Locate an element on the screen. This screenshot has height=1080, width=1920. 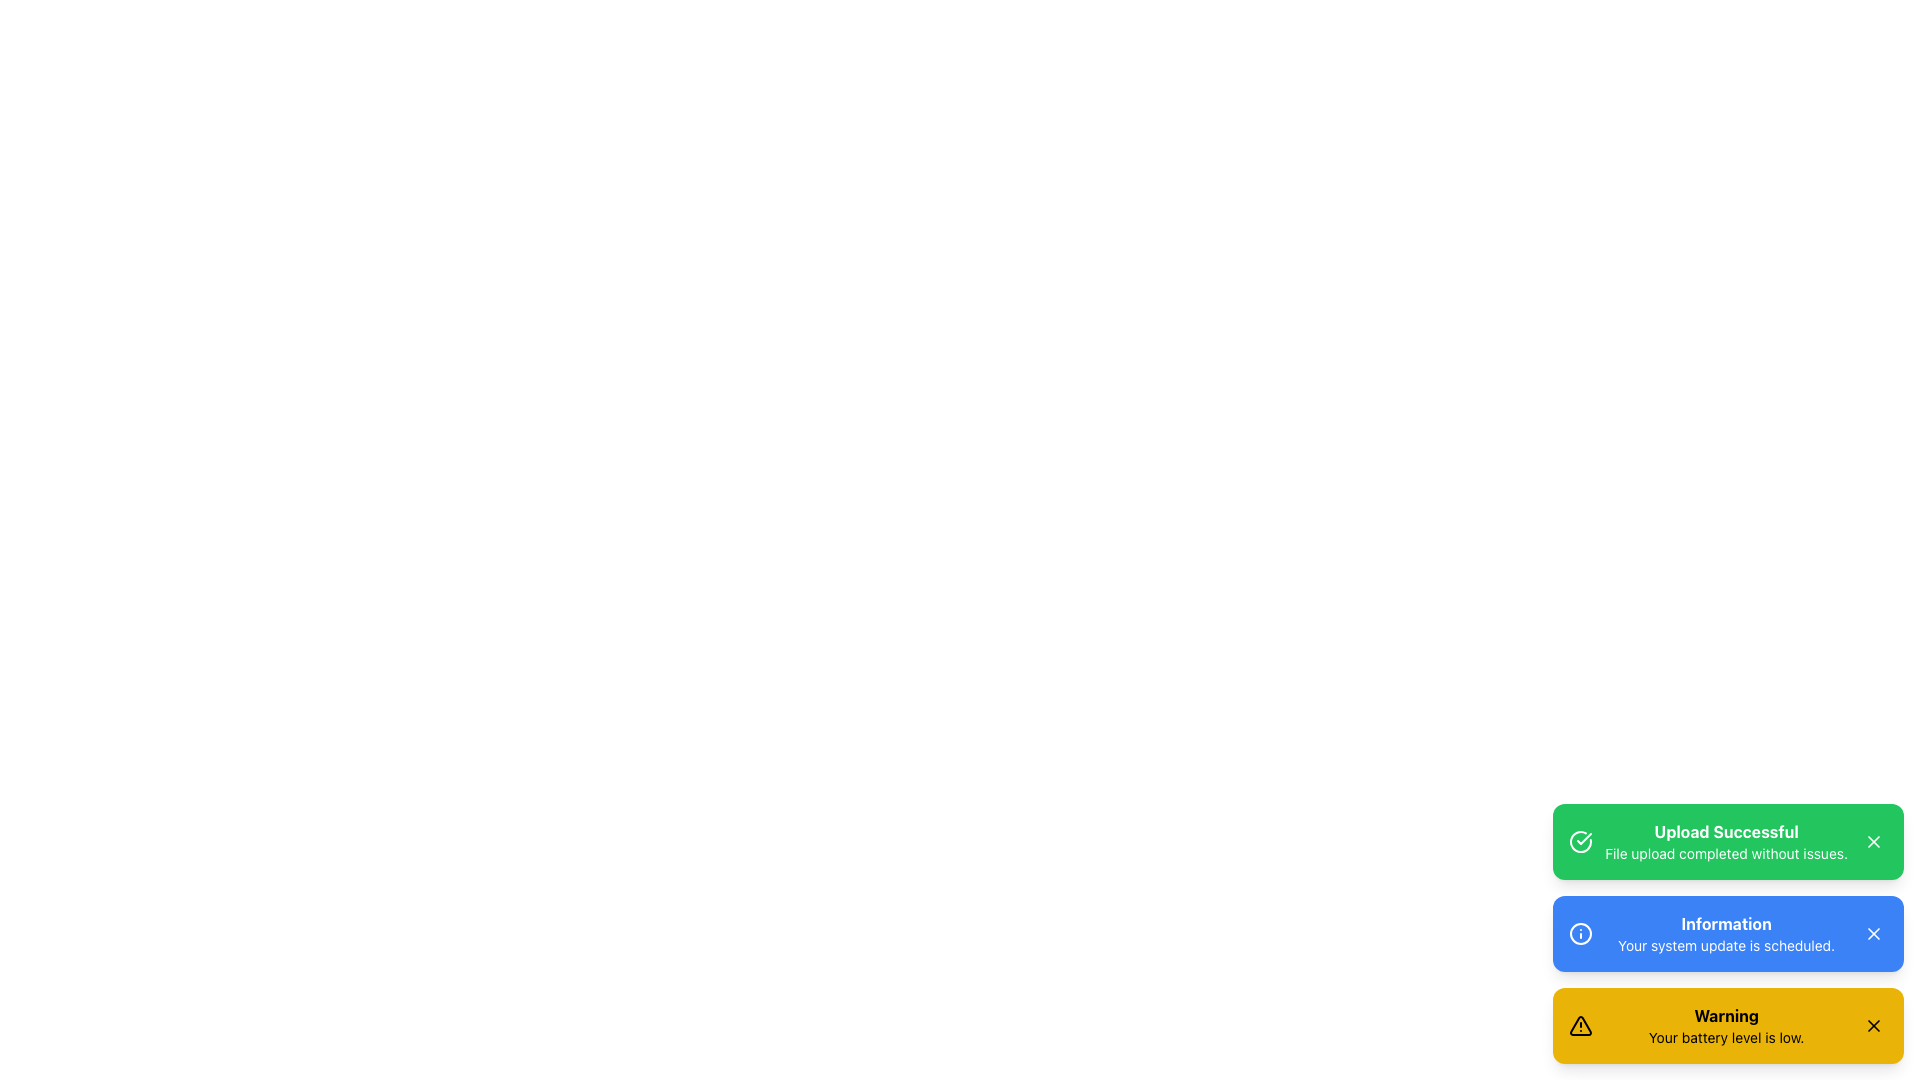
the Close Icon, represented by an 'X', located at the far-right of the blue notification component labeled 'Information: Your system update is scheduled' is located at coordinates (1872, 933).